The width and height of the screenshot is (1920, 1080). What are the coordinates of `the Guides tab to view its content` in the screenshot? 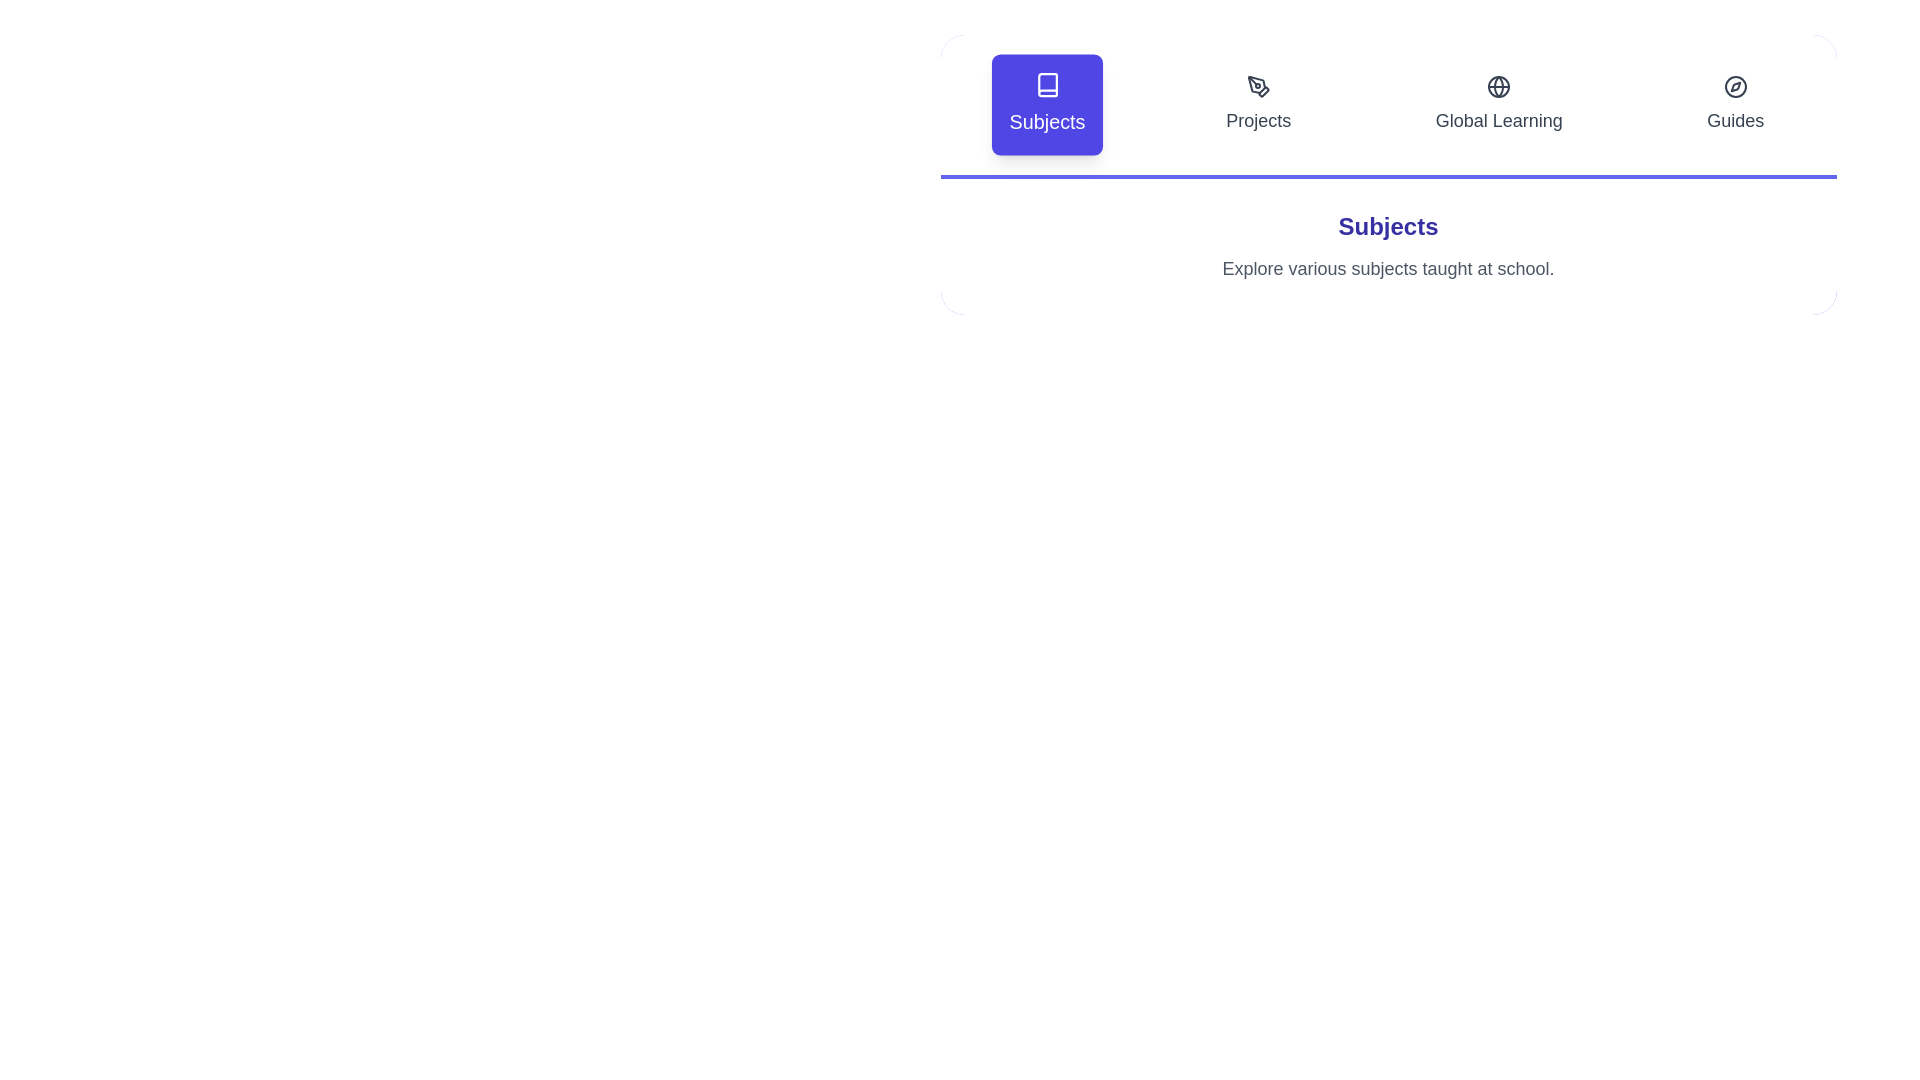 It's located at (1735, 104).